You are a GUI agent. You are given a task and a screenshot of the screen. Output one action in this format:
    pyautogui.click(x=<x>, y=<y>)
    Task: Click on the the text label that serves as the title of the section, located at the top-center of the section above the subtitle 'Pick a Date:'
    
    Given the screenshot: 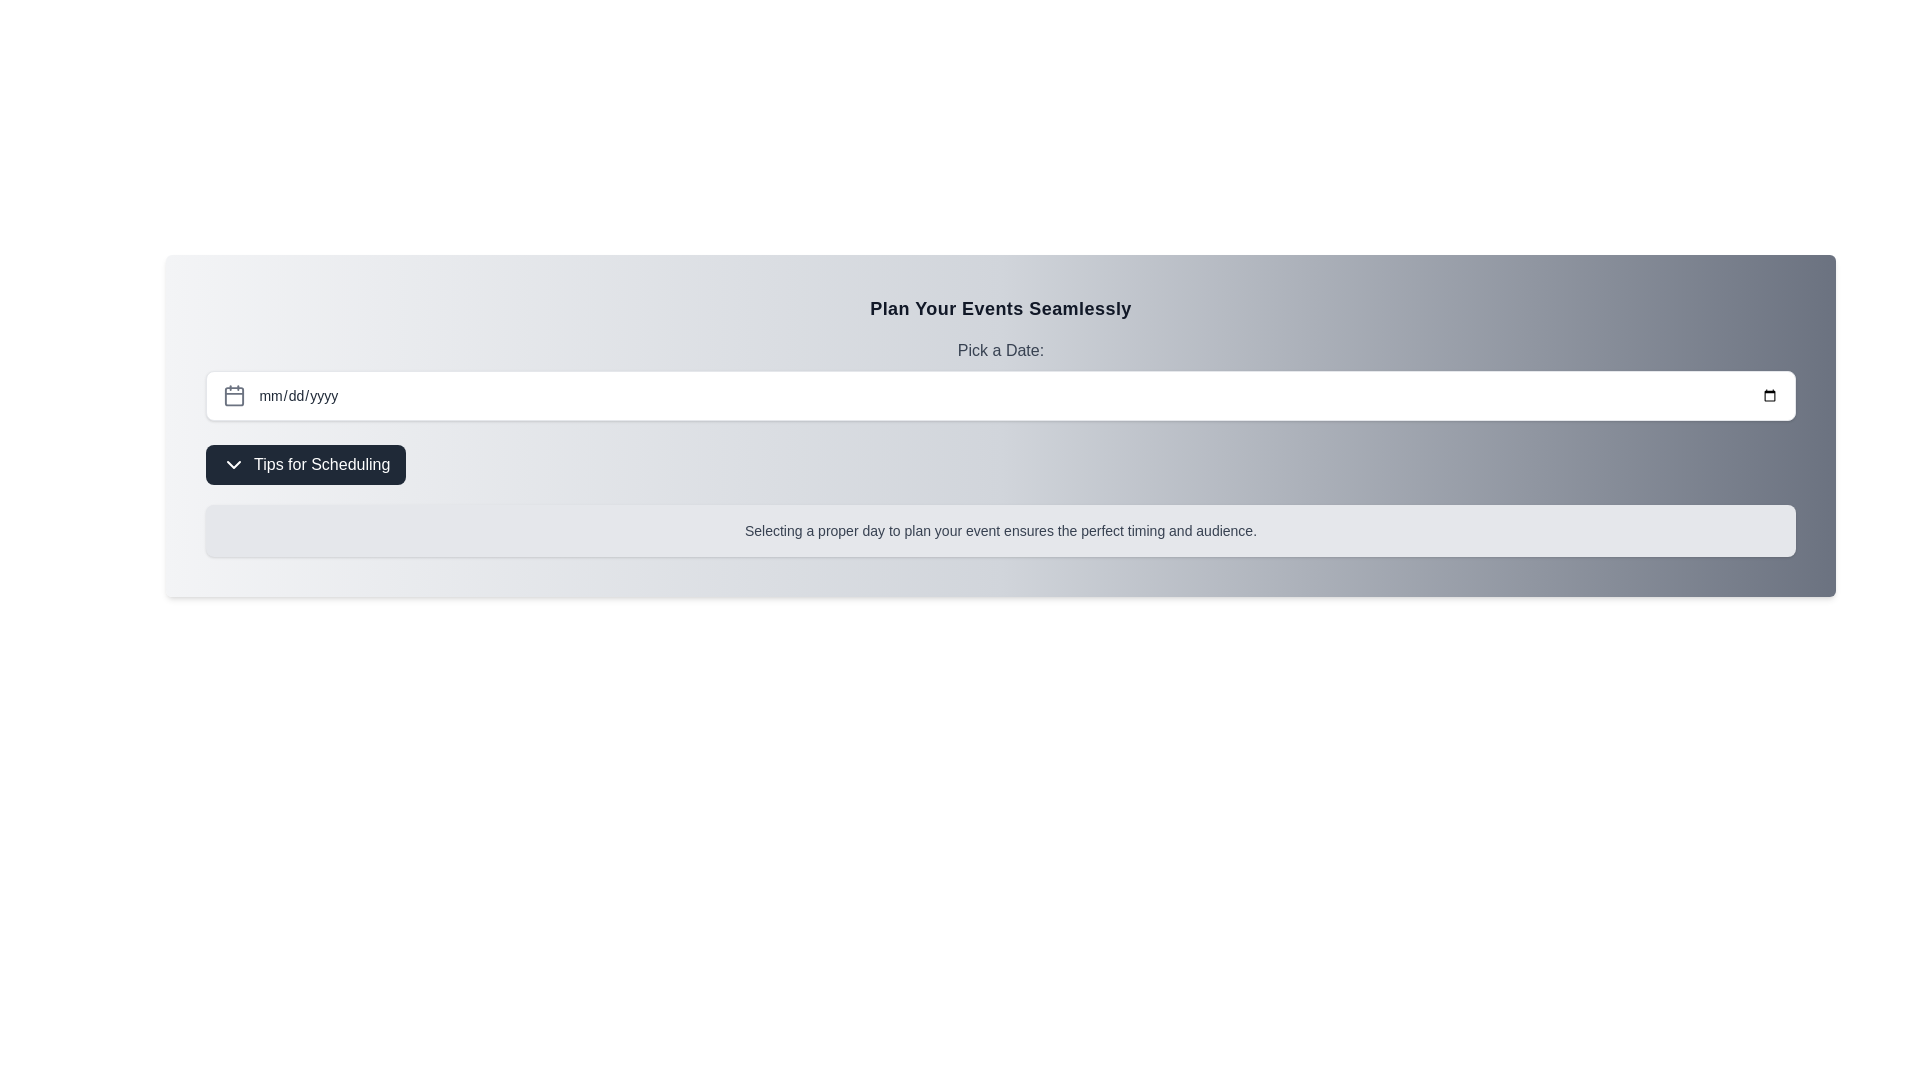 What is the action you would take?
    pyautogui.click(x=1001, y=308)
    